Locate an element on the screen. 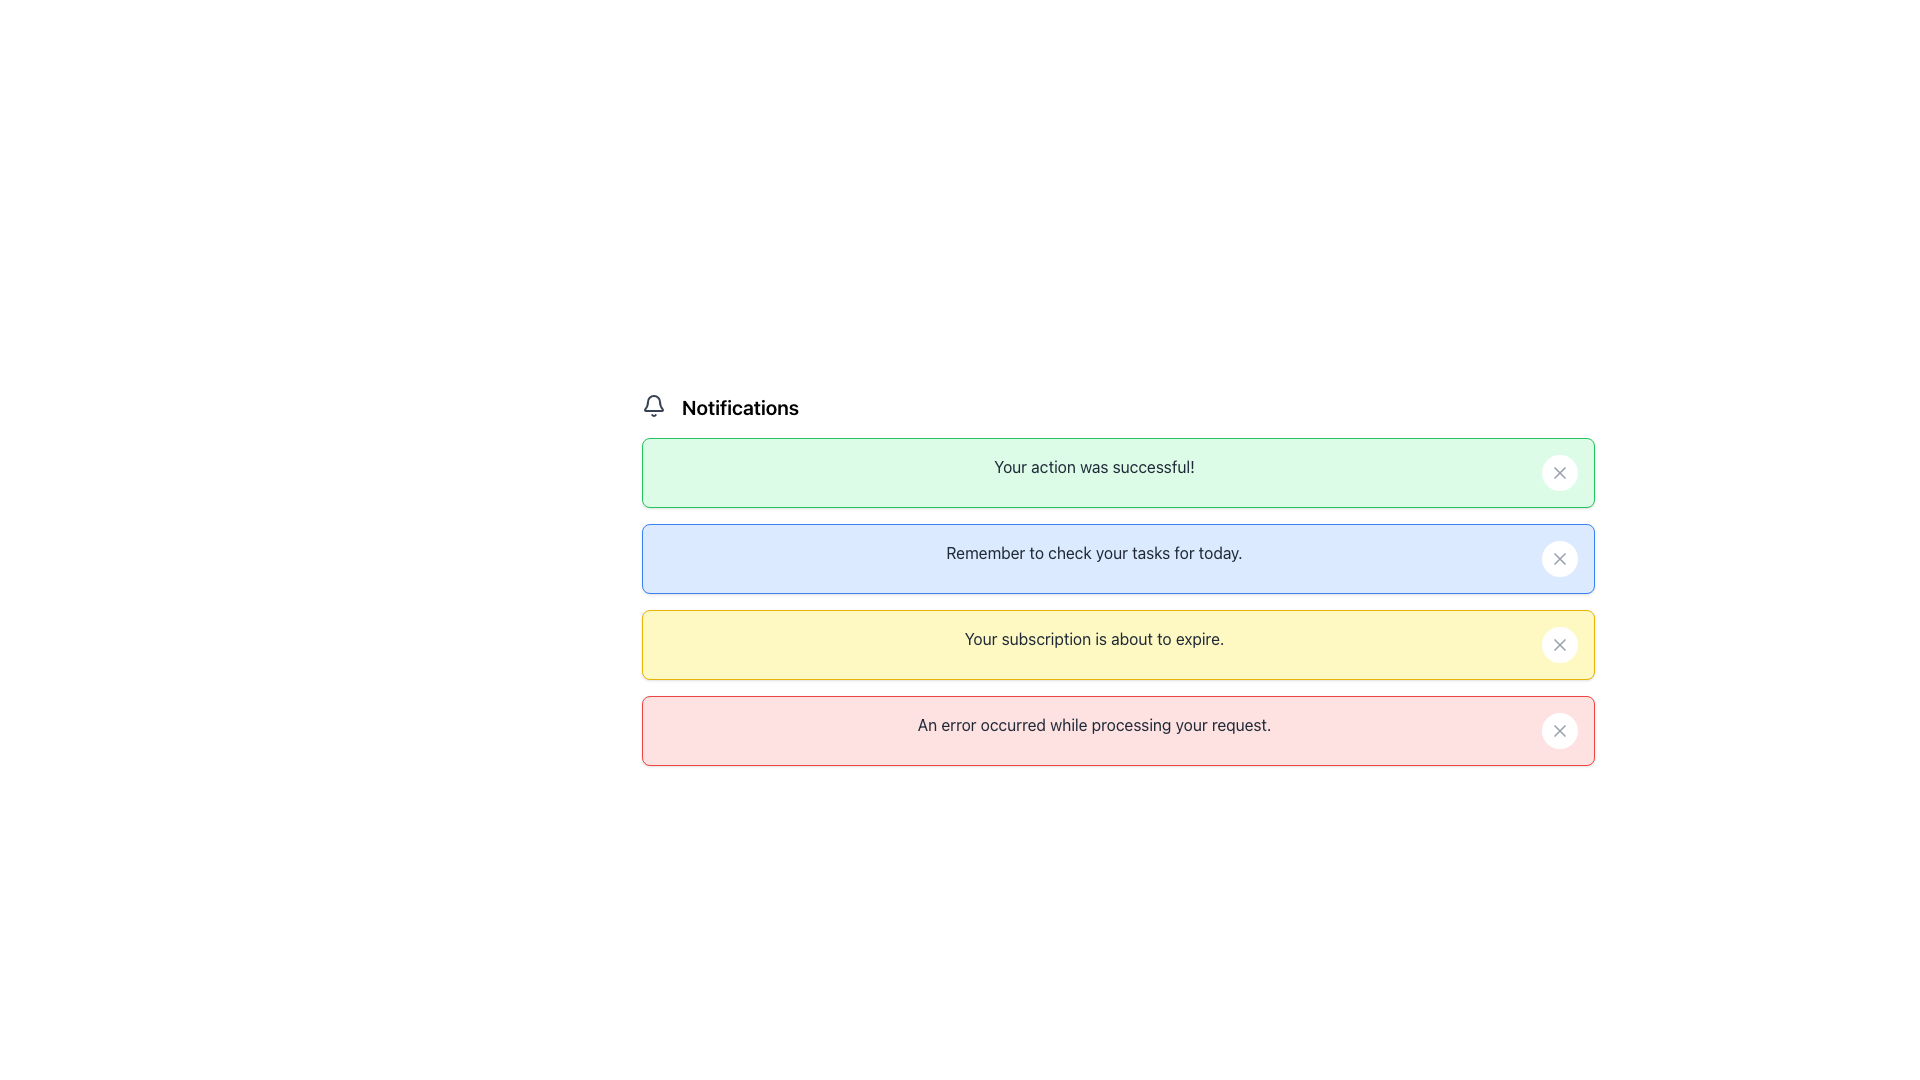  text content 'Remember to check your tasks for today.' displayed in bold sans-serif font over a light blue background, located in the second notification block from the top is located at coordinates (1093, 552).